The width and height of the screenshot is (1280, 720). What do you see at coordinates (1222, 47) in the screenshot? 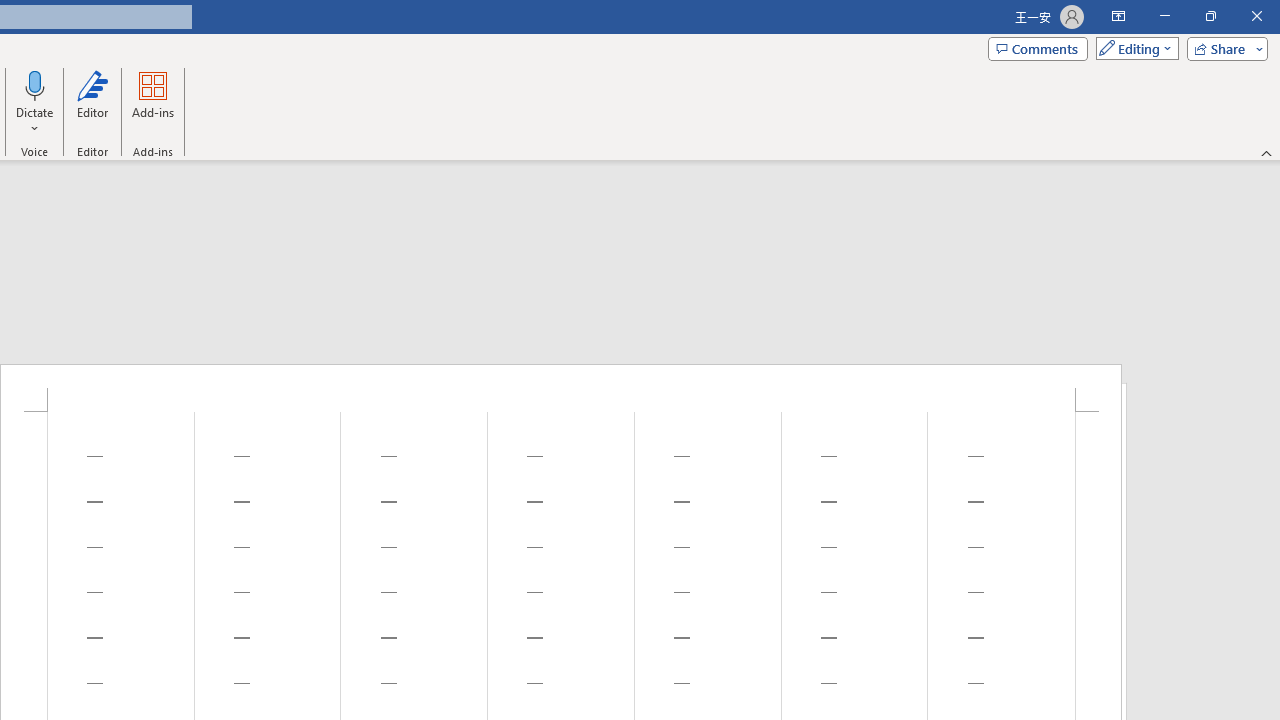
I see `'Share'` at bounding box center [1222, 47].